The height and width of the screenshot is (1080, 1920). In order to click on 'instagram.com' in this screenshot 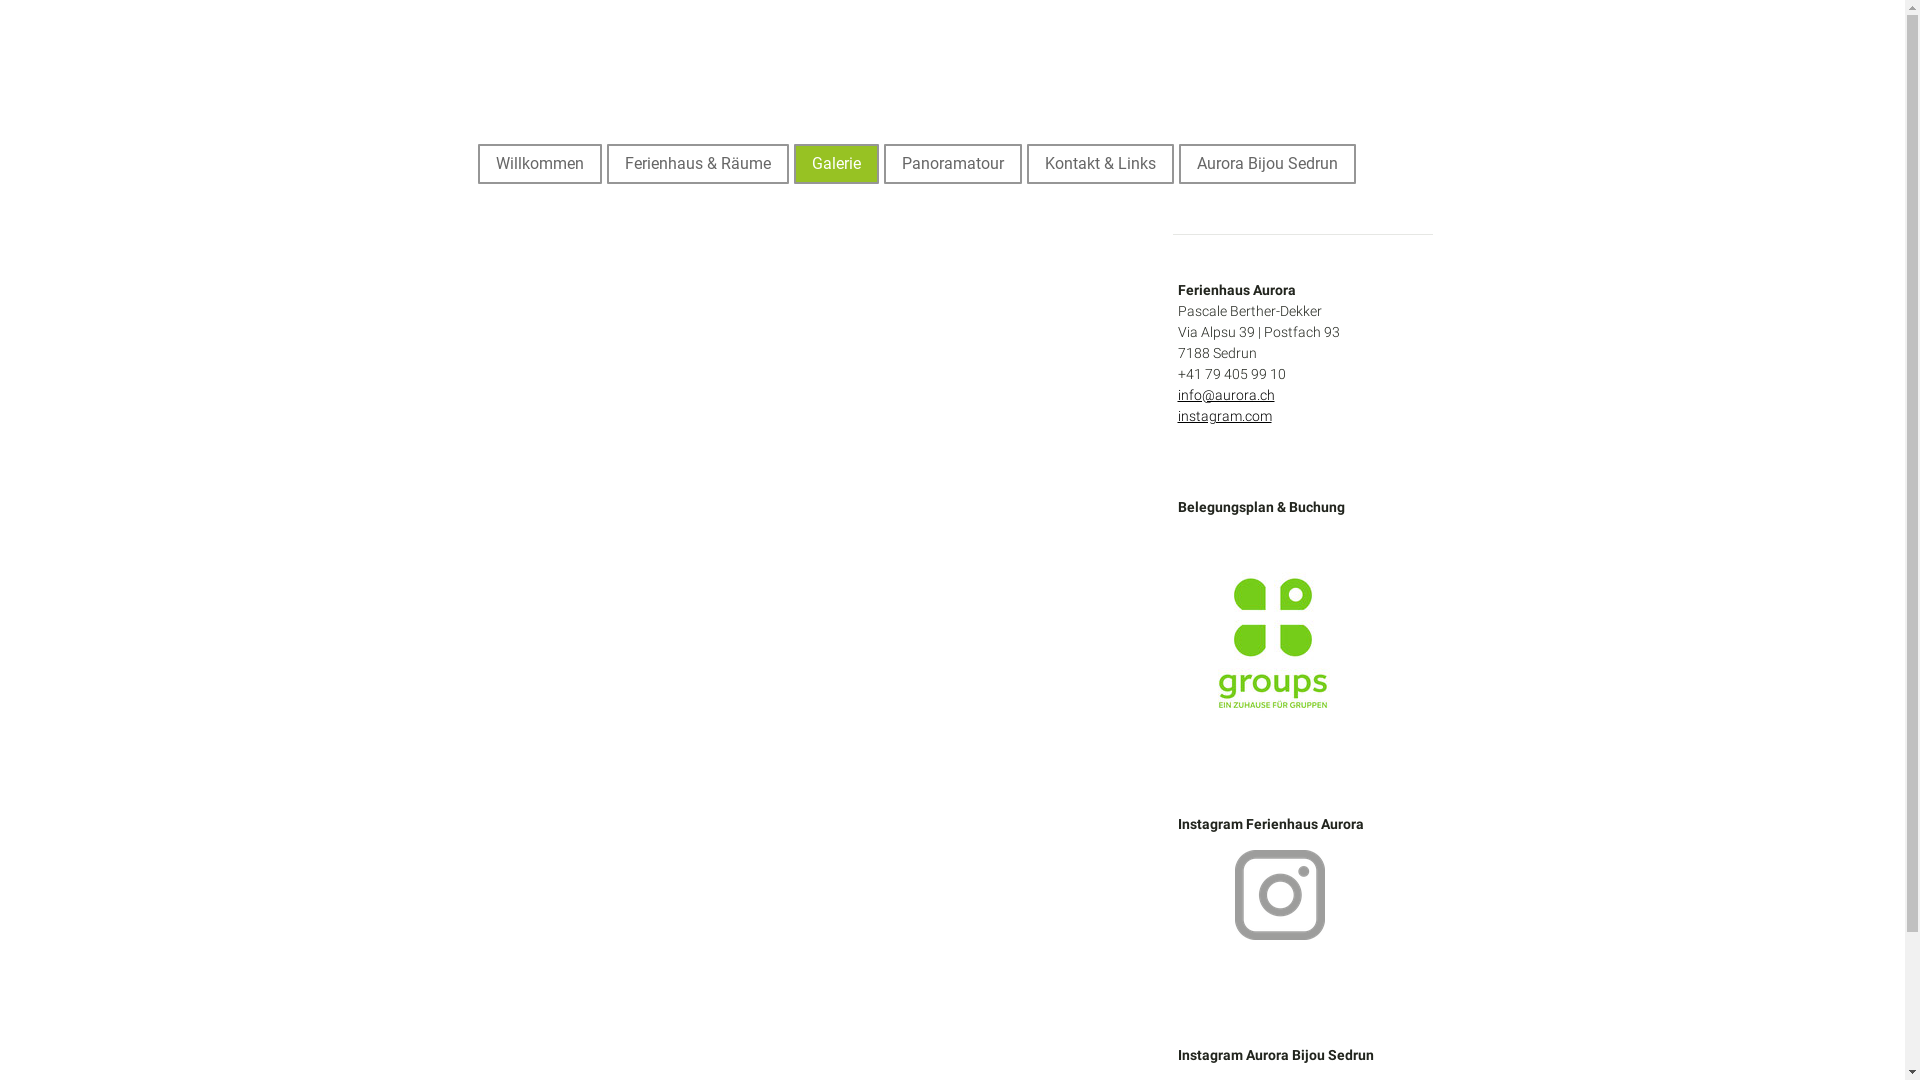, I will do `click(1223, 415)`.